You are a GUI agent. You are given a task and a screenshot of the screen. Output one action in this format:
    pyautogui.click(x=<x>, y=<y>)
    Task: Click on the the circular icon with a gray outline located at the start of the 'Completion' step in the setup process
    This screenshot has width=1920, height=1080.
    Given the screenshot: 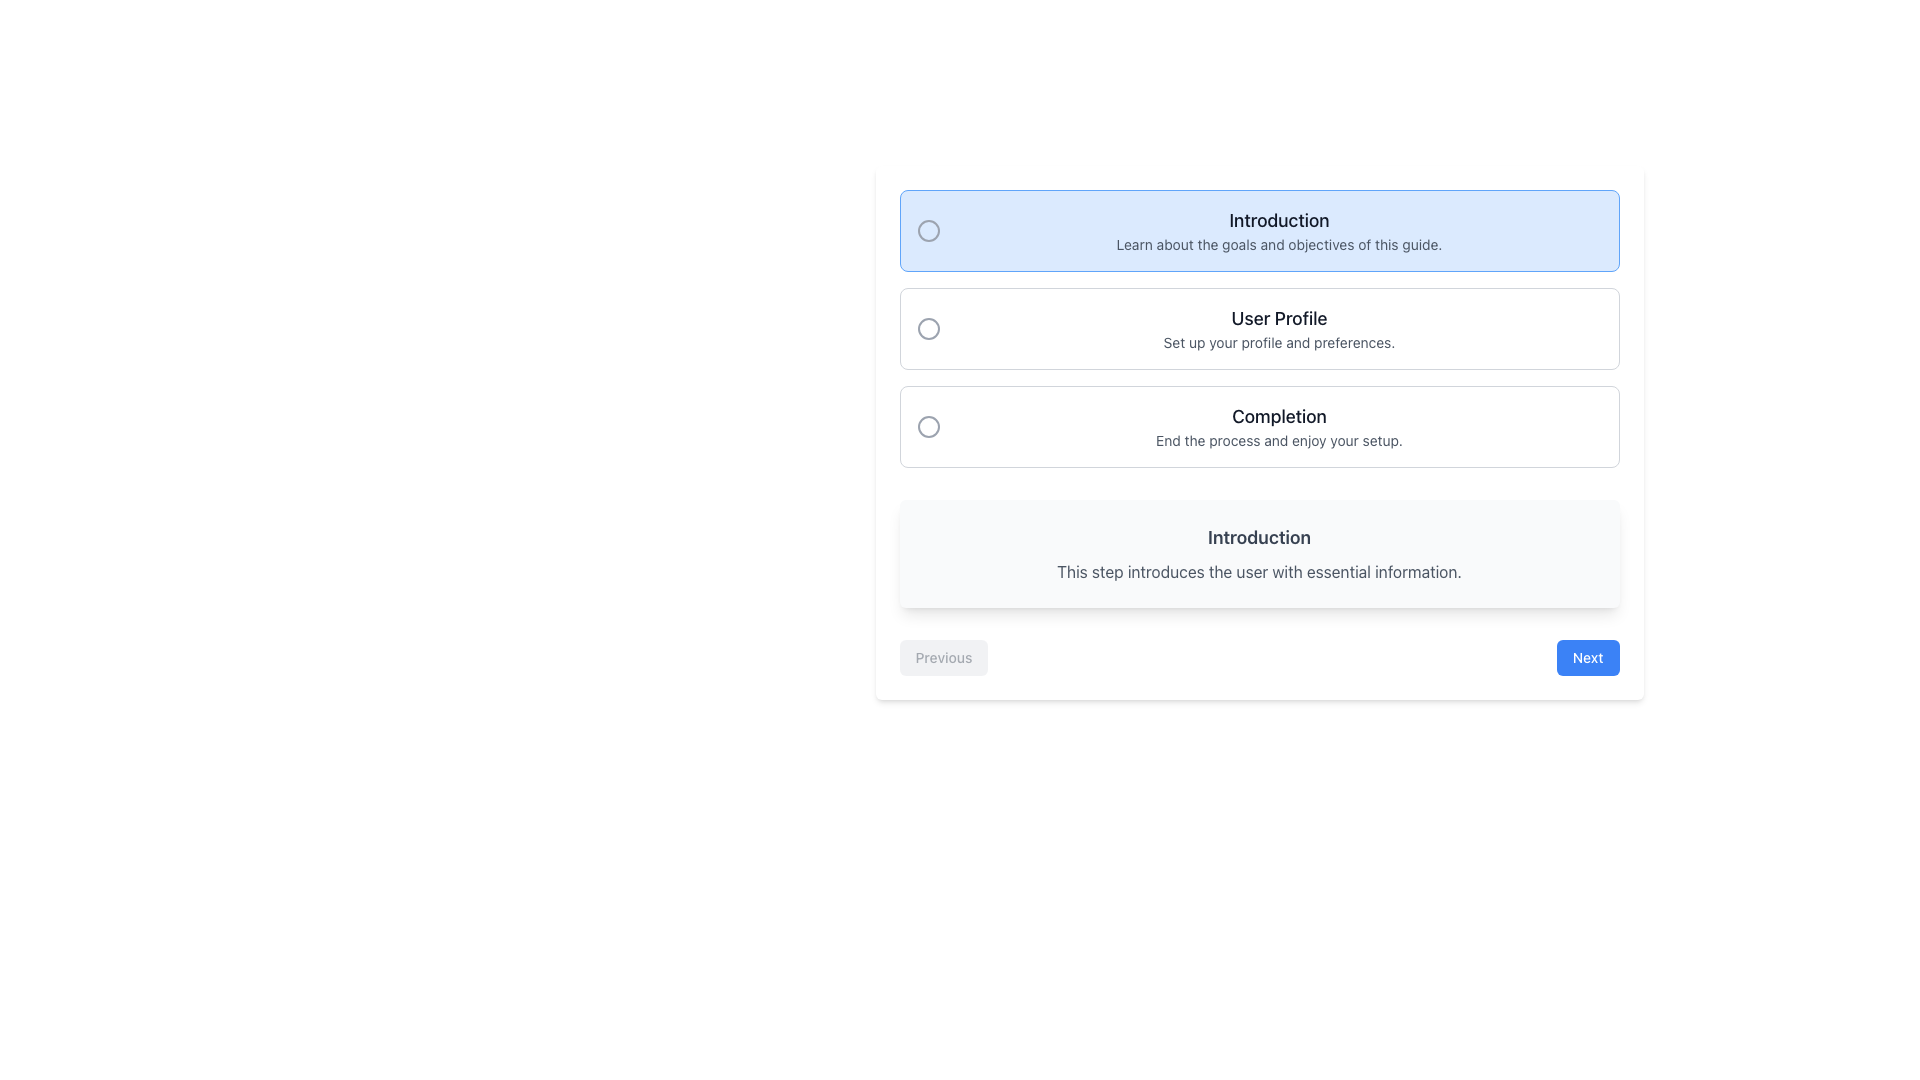 What is the action you would take?
    pyautogui.click(x=927, y=426)
    